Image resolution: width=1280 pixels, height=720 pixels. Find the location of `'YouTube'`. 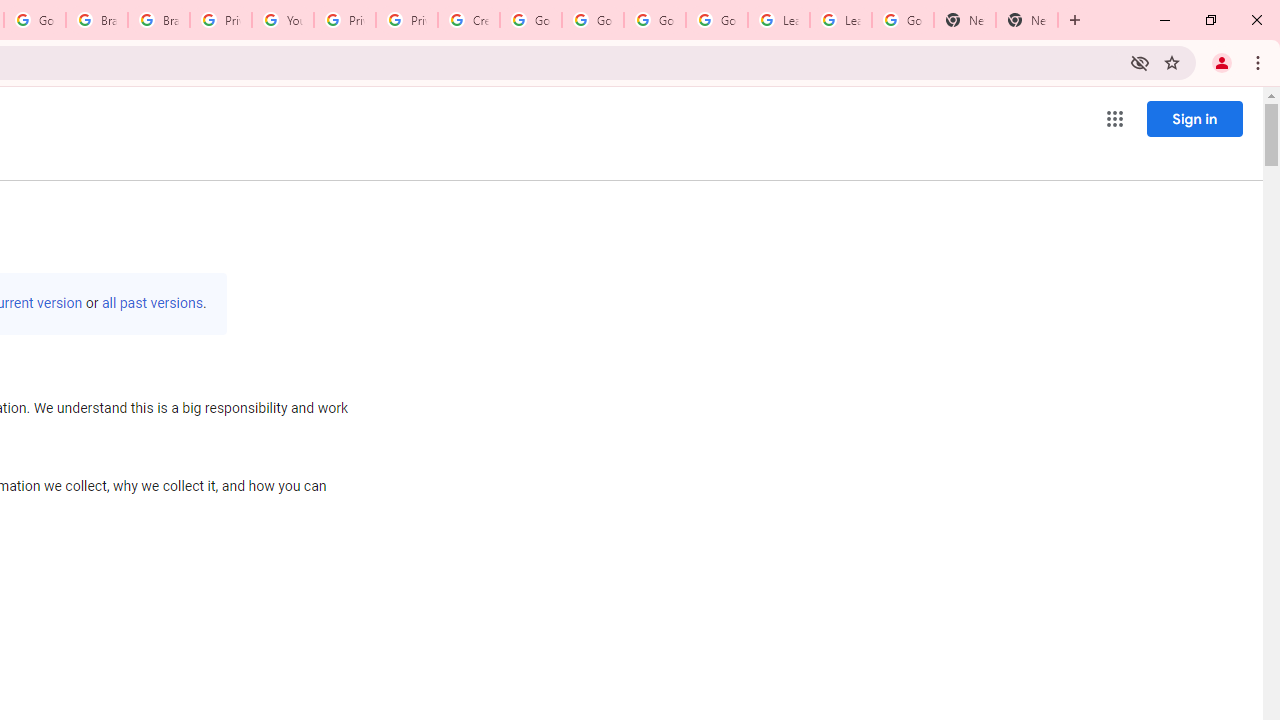

'YouTube' is located at coordinates (281, 20).